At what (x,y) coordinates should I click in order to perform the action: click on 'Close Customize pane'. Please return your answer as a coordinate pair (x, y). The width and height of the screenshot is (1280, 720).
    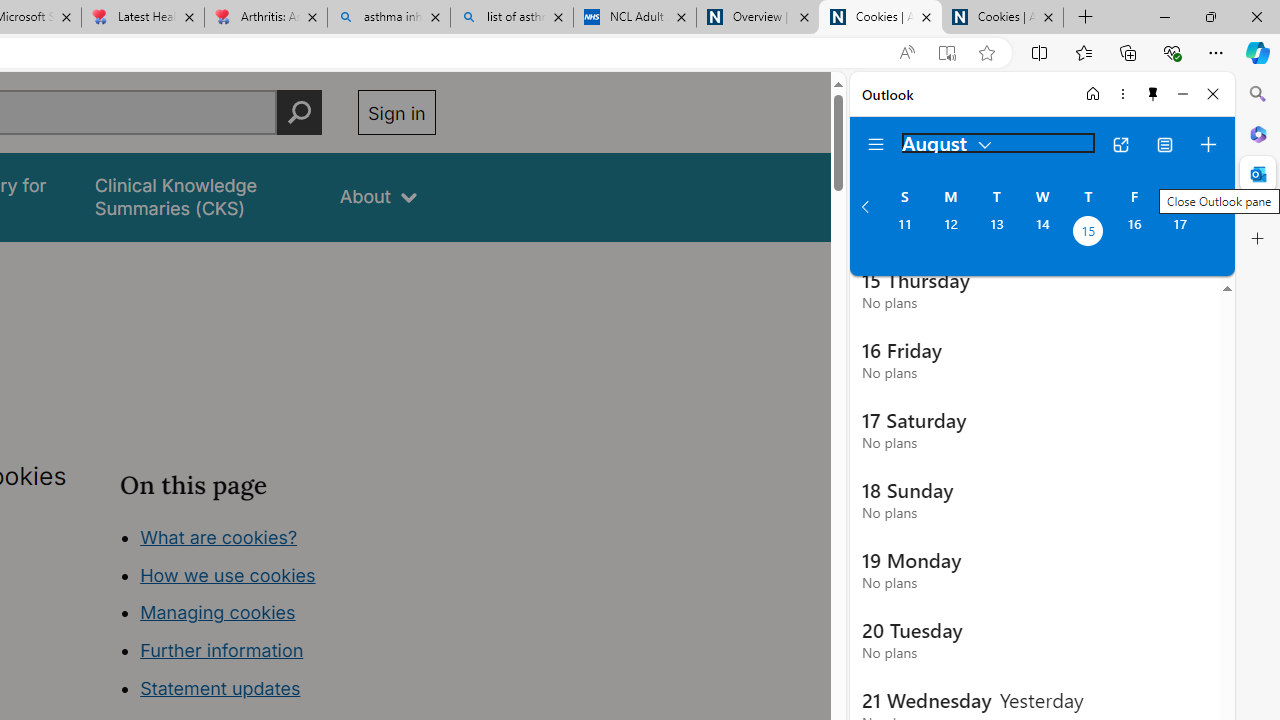
    Looking at the image, I should click on (1257, 238).